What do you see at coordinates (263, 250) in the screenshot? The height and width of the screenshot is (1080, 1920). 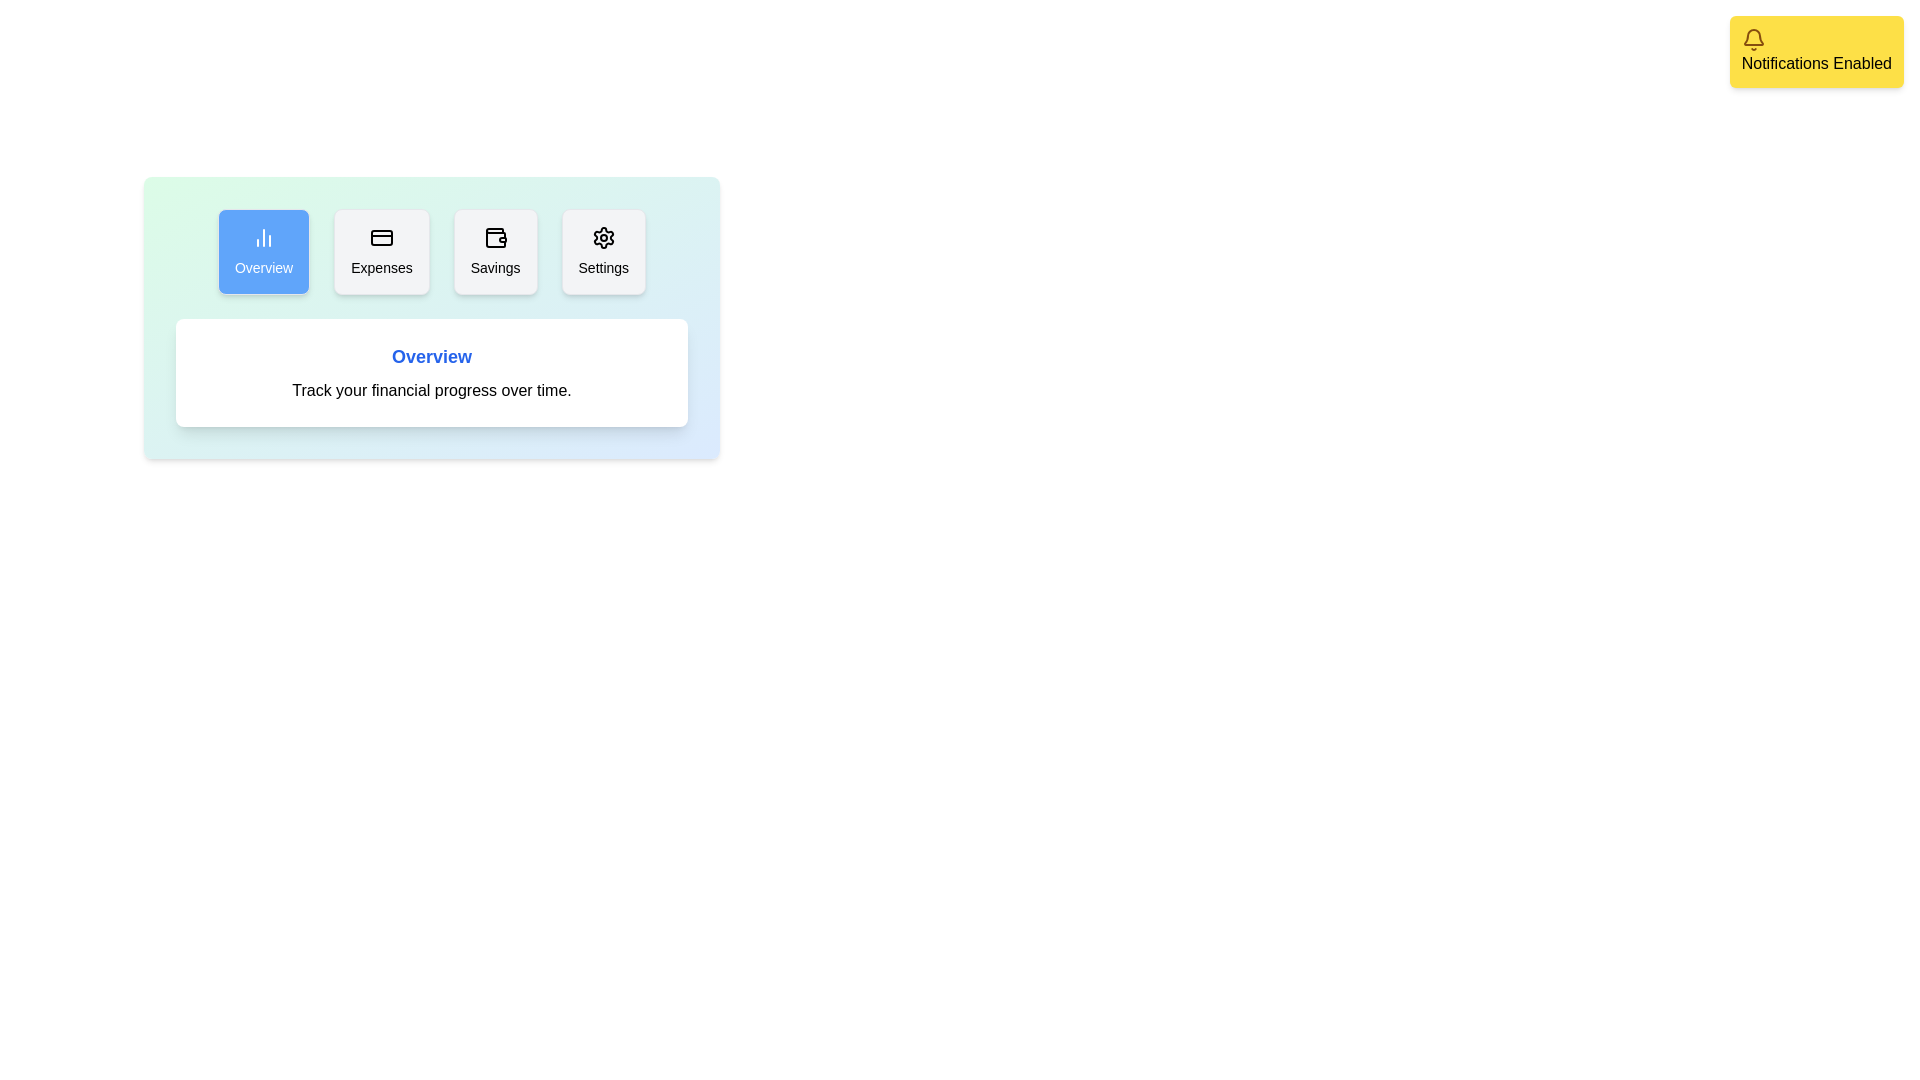 I see `the tab Overview by clicking on it` at bounding box center [263, 250].